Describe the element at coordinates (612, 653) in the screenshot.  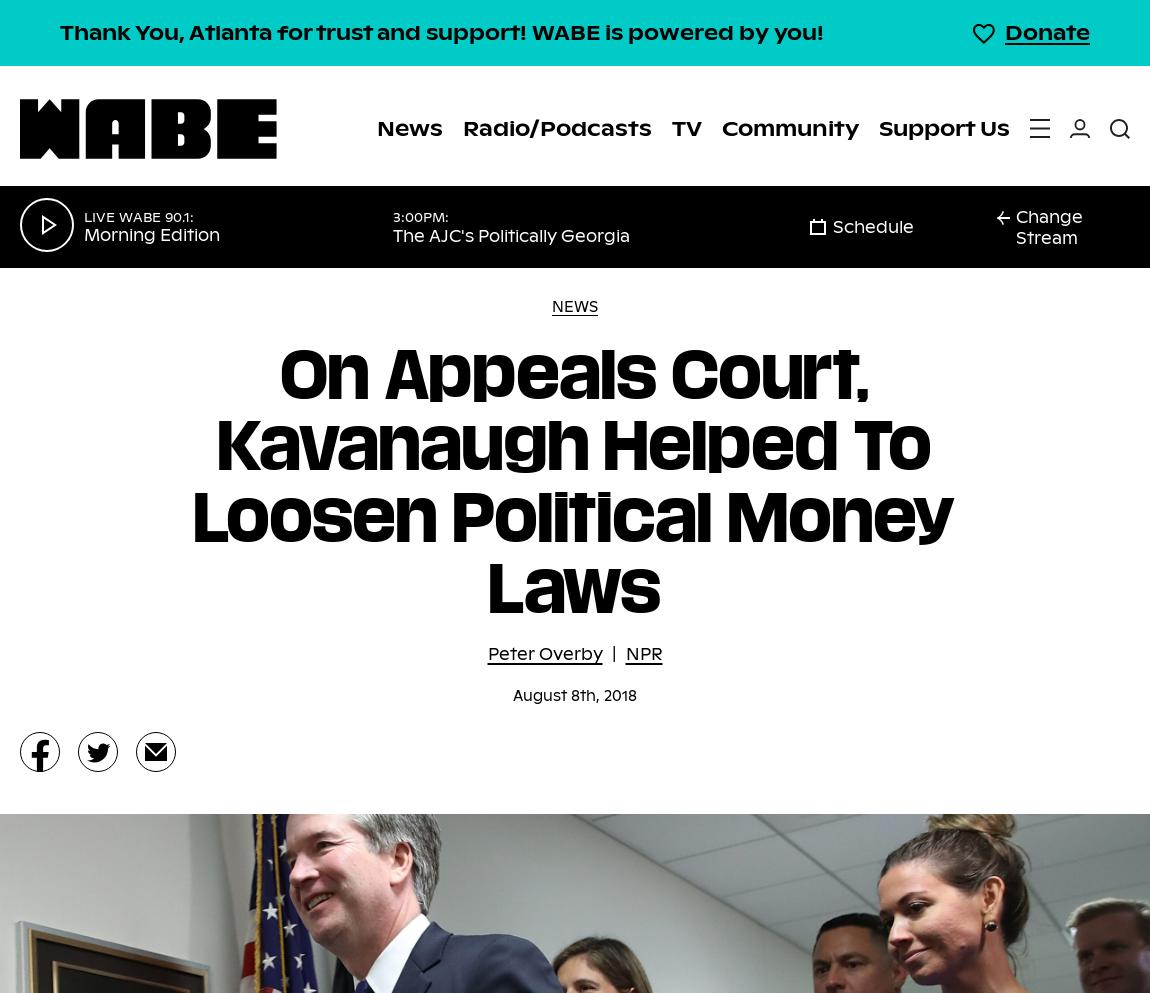
I see `'|'` at that location.